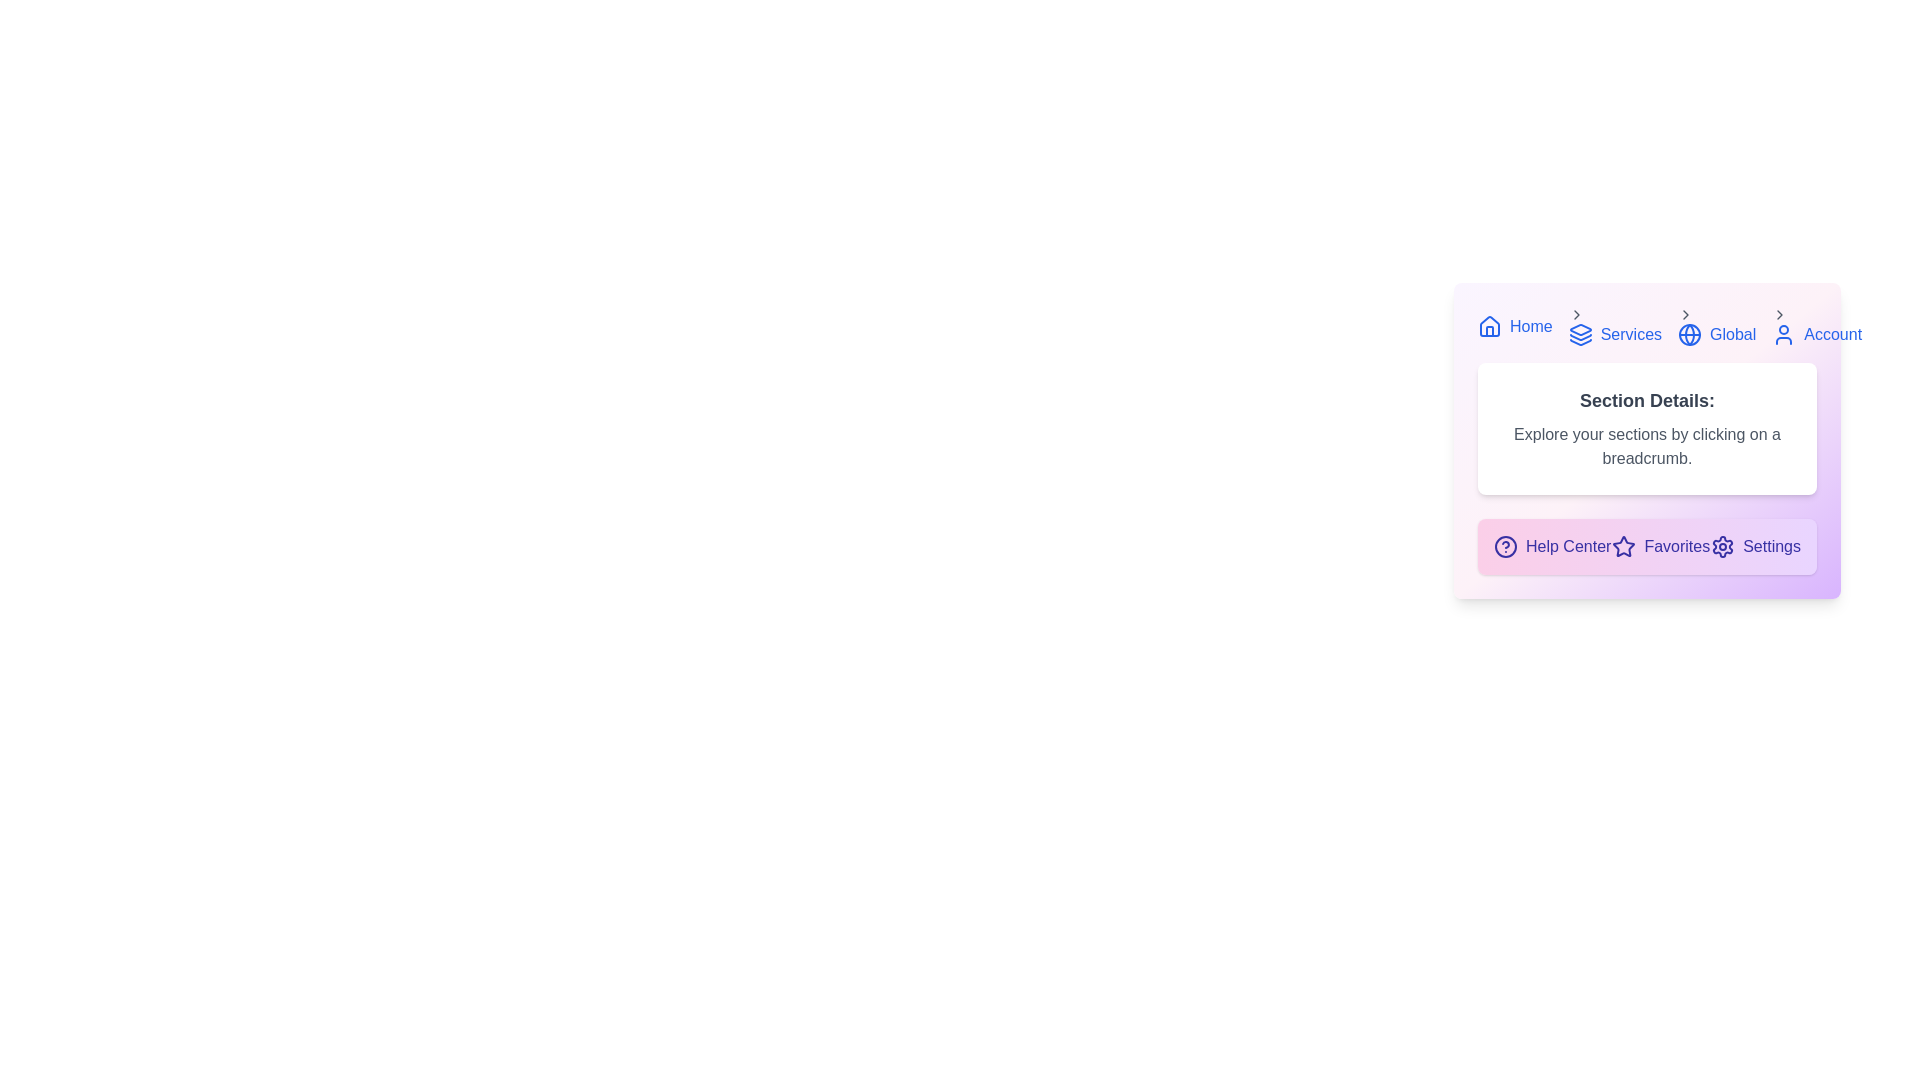 The height and width of the screenshot is (1080, 1920). I want to click on the Interactive button link located at the bottom left of the card, preceding the 'Favorites' and 'Settings' options, so click(1551, 547).